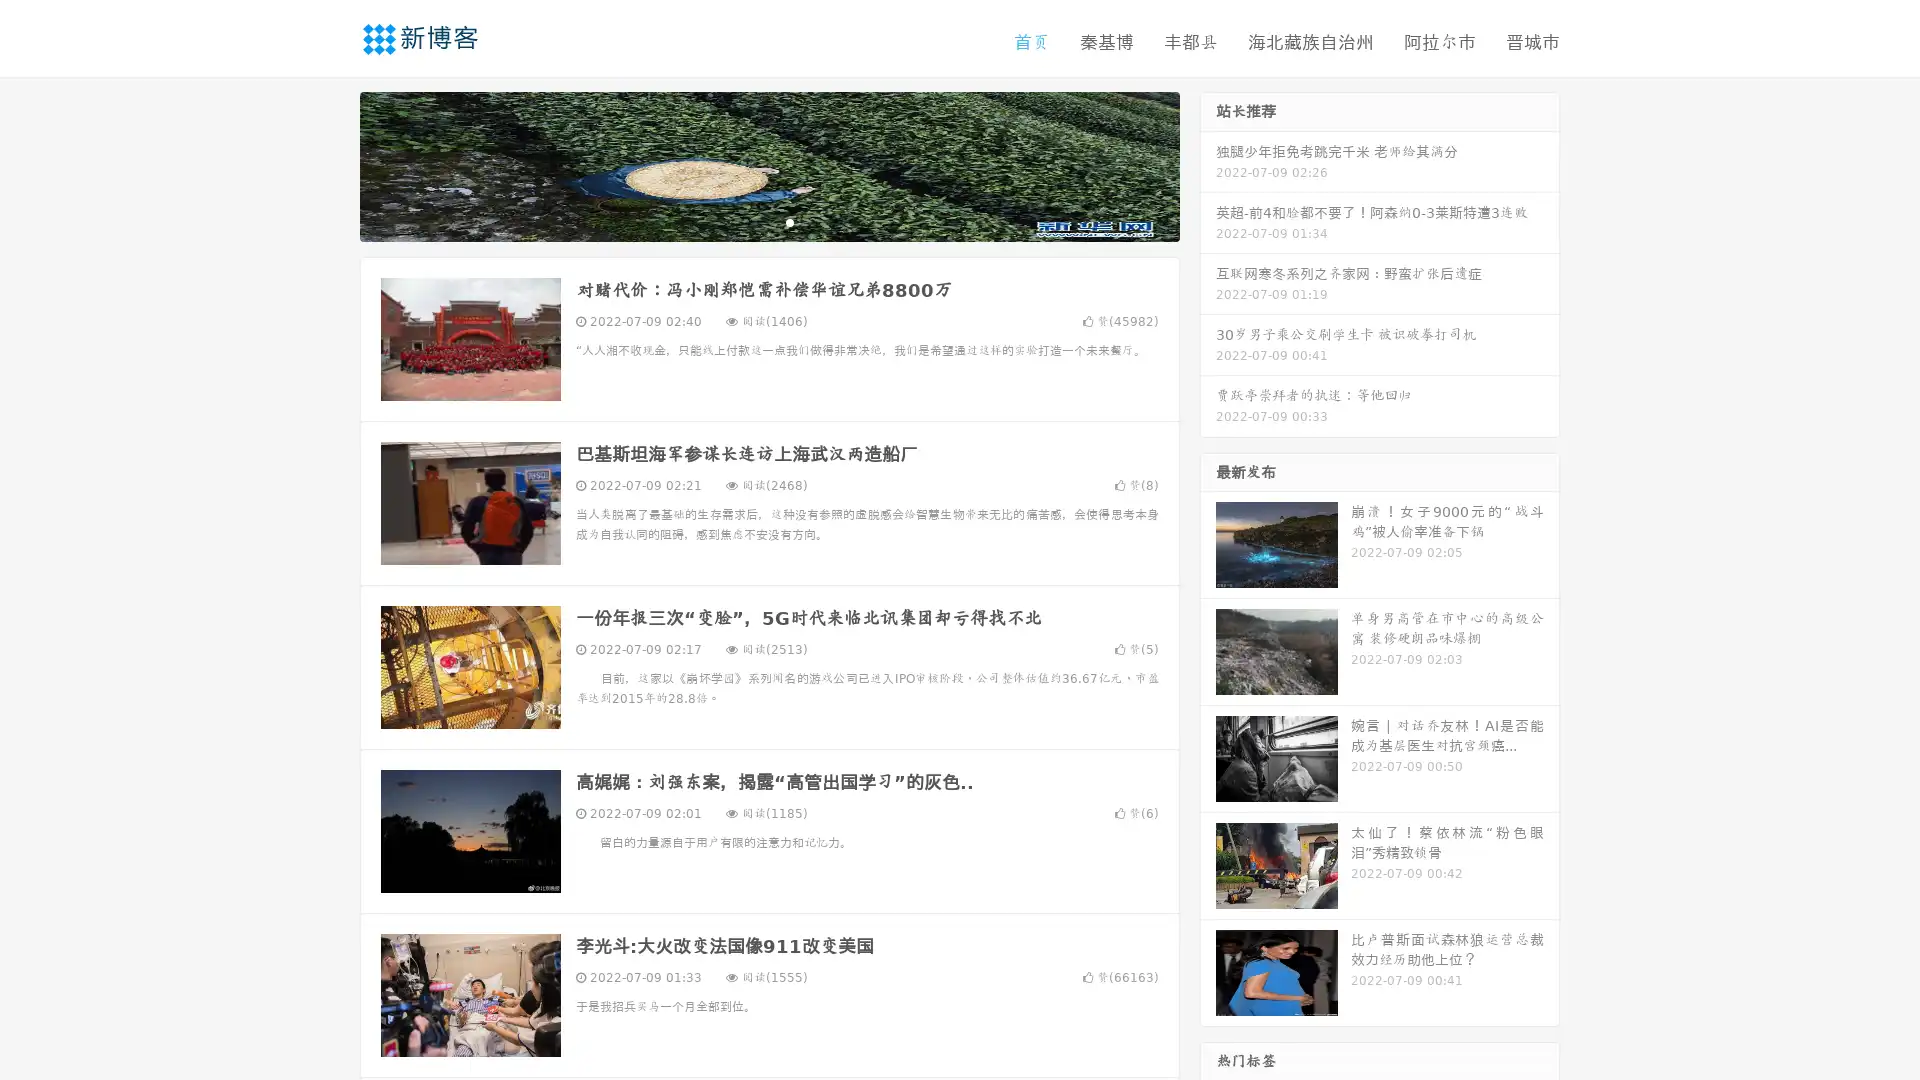 The height and width of the screenshot is (1080, 1920). I want to click on Go to slide 1, so click(748, 225).